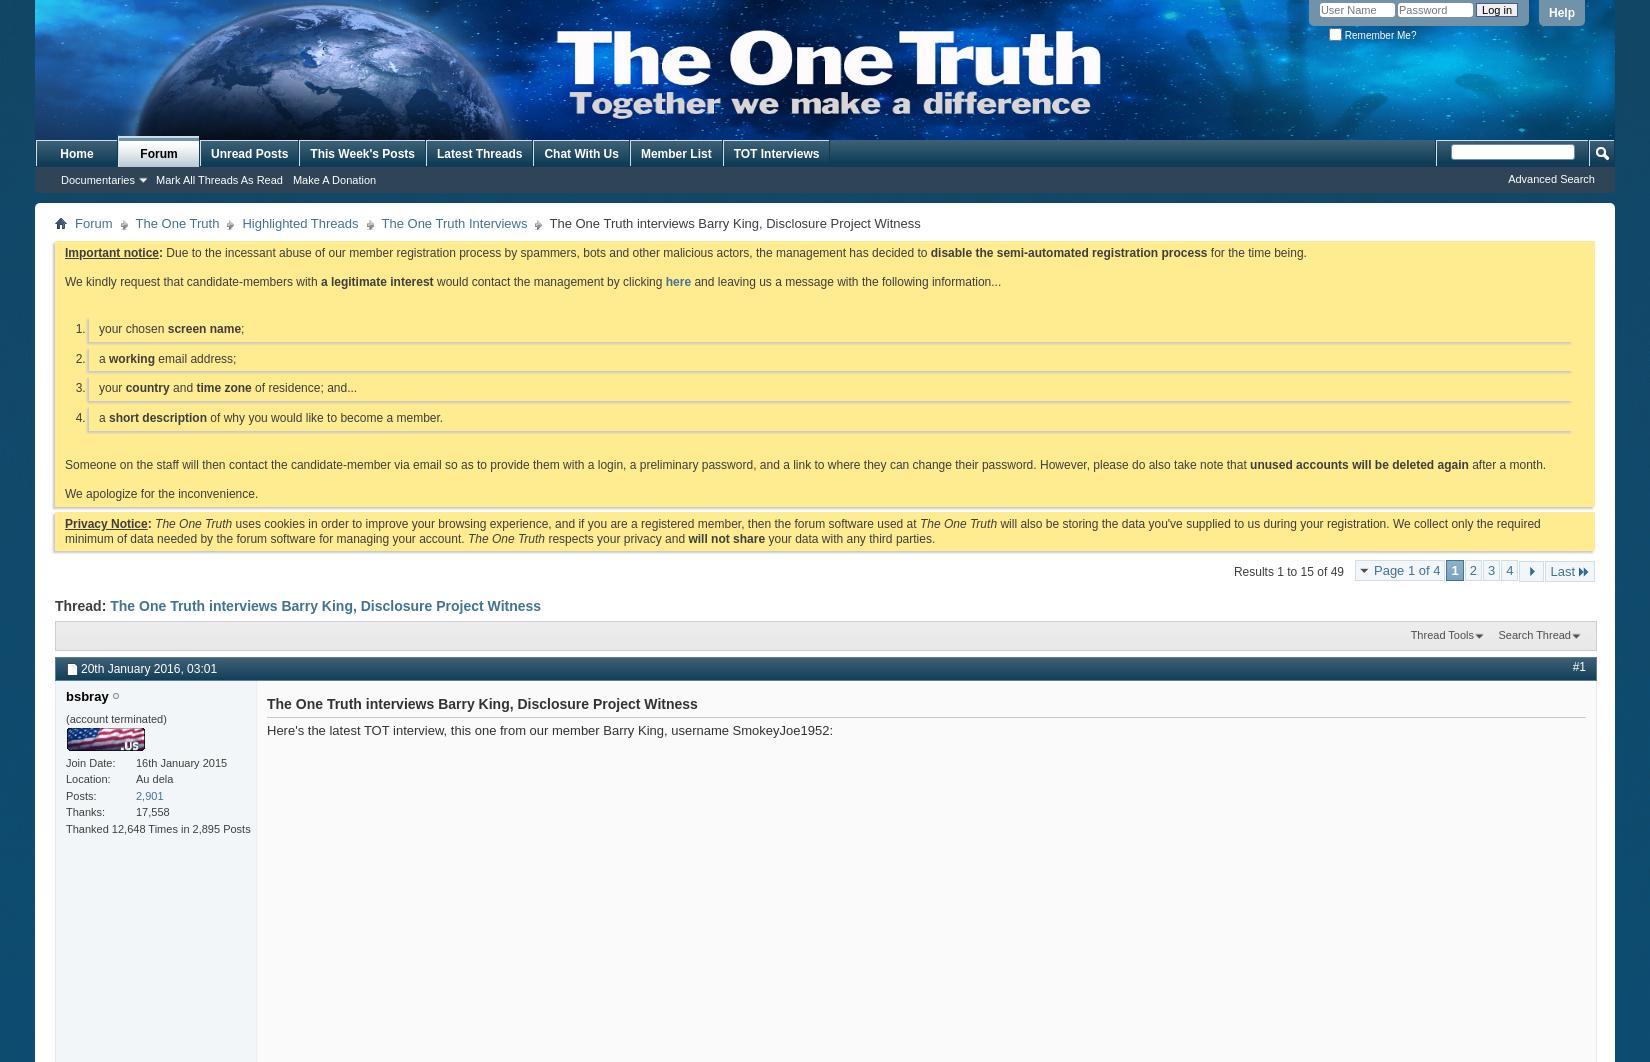  I want to click on 'Make A Donation', so click(292, 180).